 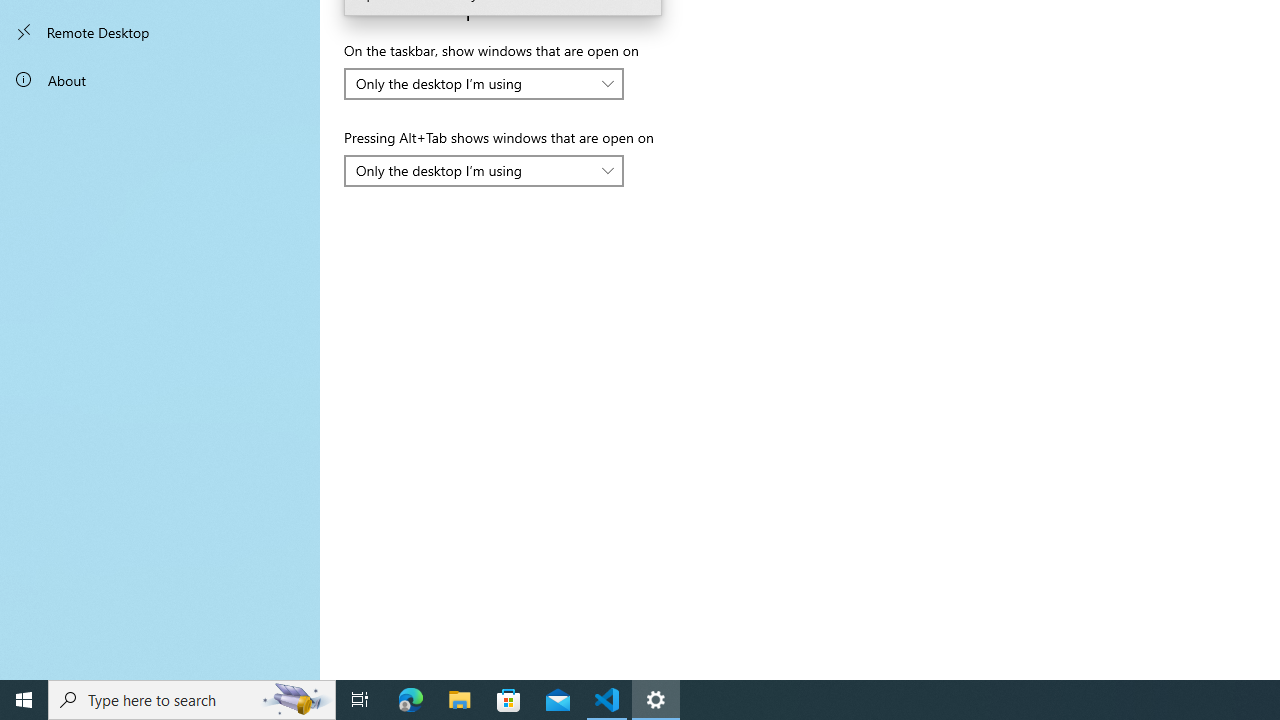 What do you see at coordinates (484, 170) in the screenshot?
I see `'Pressing Alt+Tab shows windows that are open on'` at bounding box center [484, 170].